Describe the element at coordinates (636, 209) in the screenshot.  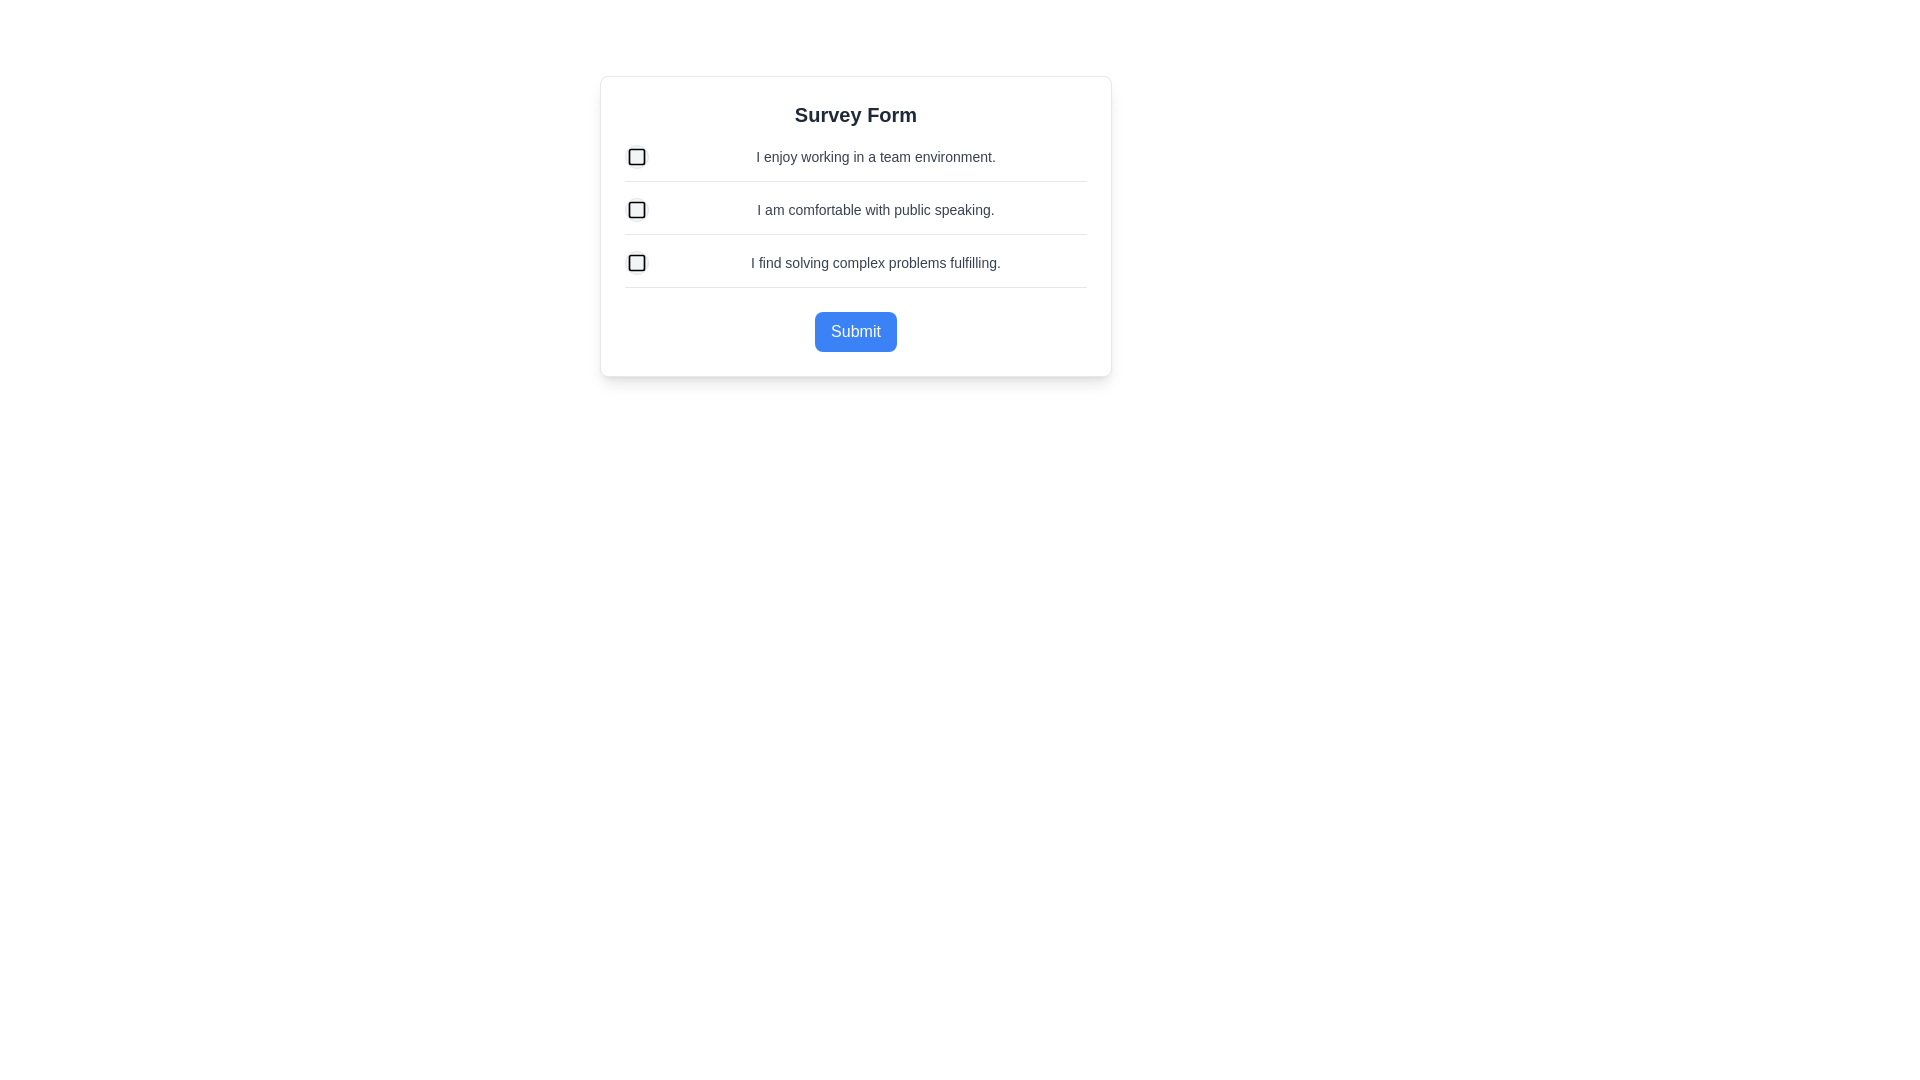
I see `the toggle button for the 'I am comfortable with public speaking' question to change its selection state` at that location.